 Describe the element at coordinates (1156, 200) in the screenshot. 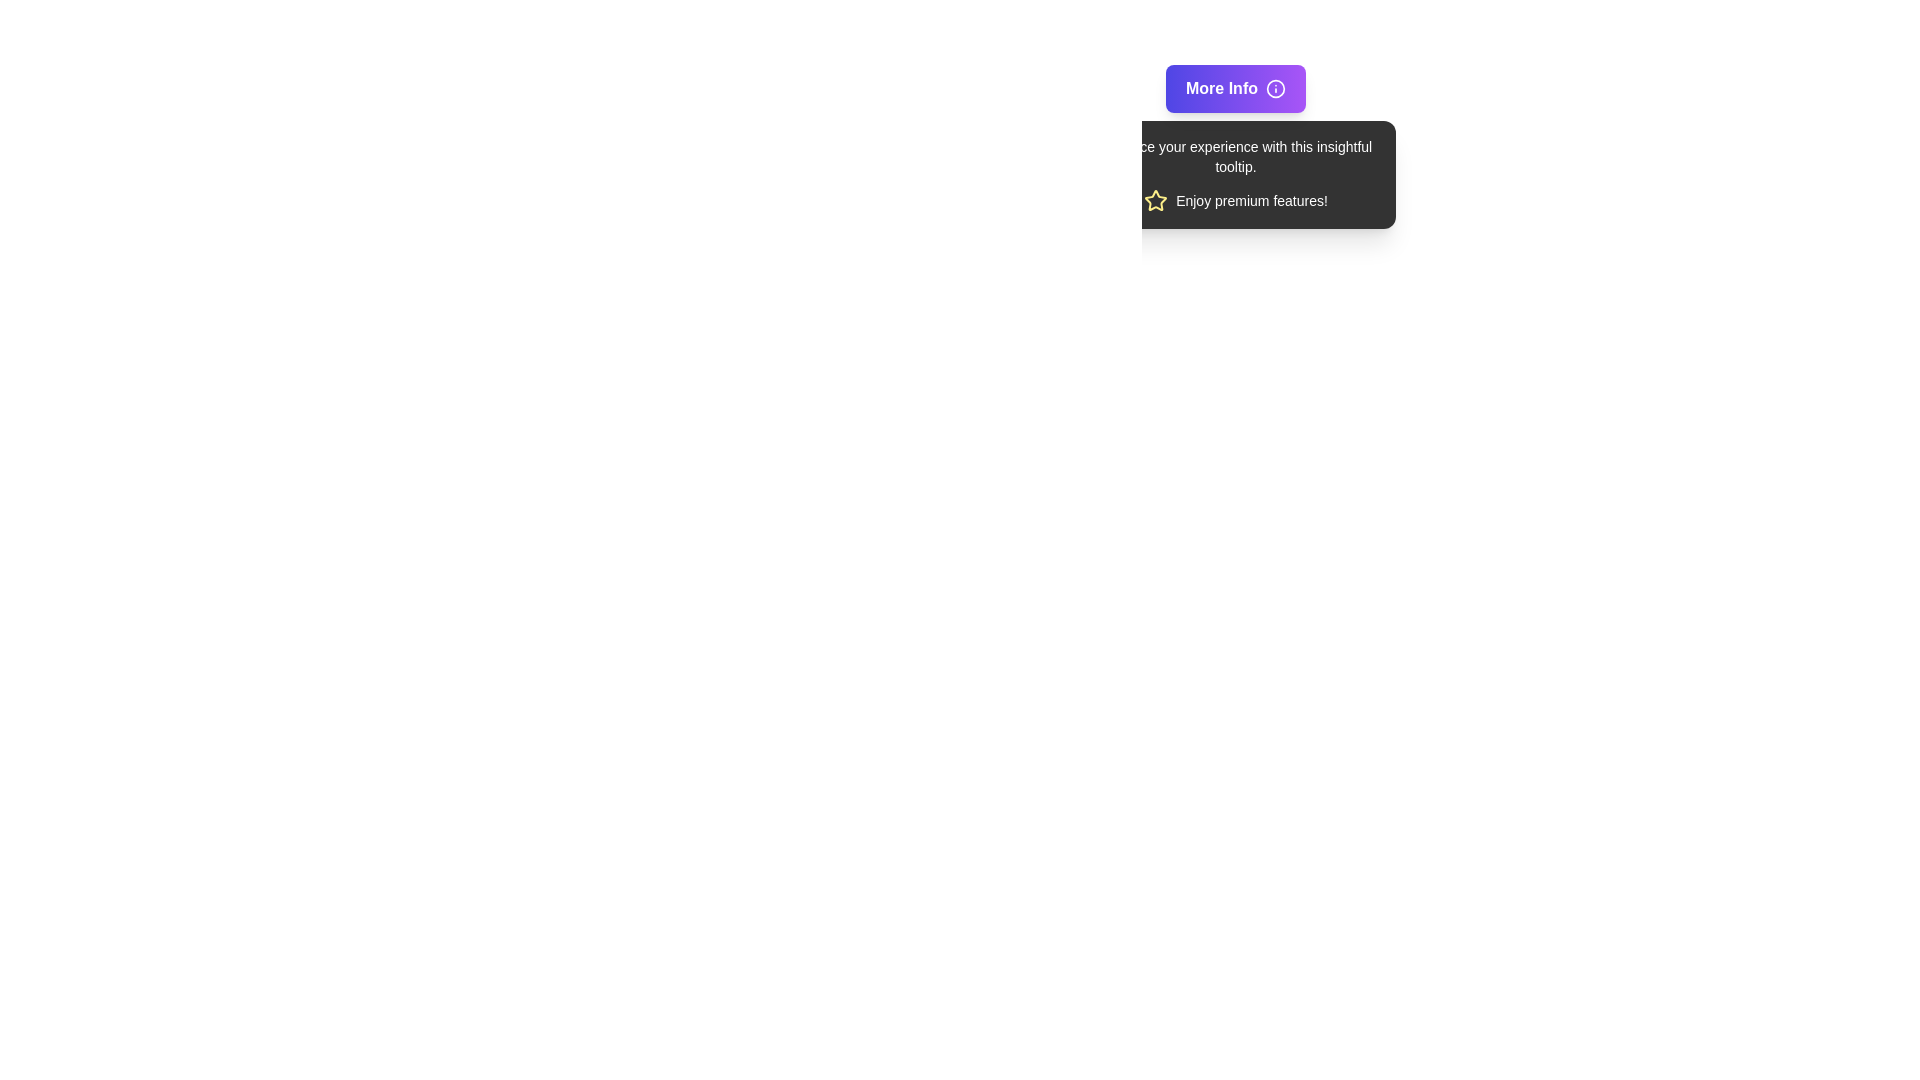

I see `the star-shaped icon with a yellow border and dark fill that is part of the tooltip near the text 'Enjoy premium features!'` at that location.